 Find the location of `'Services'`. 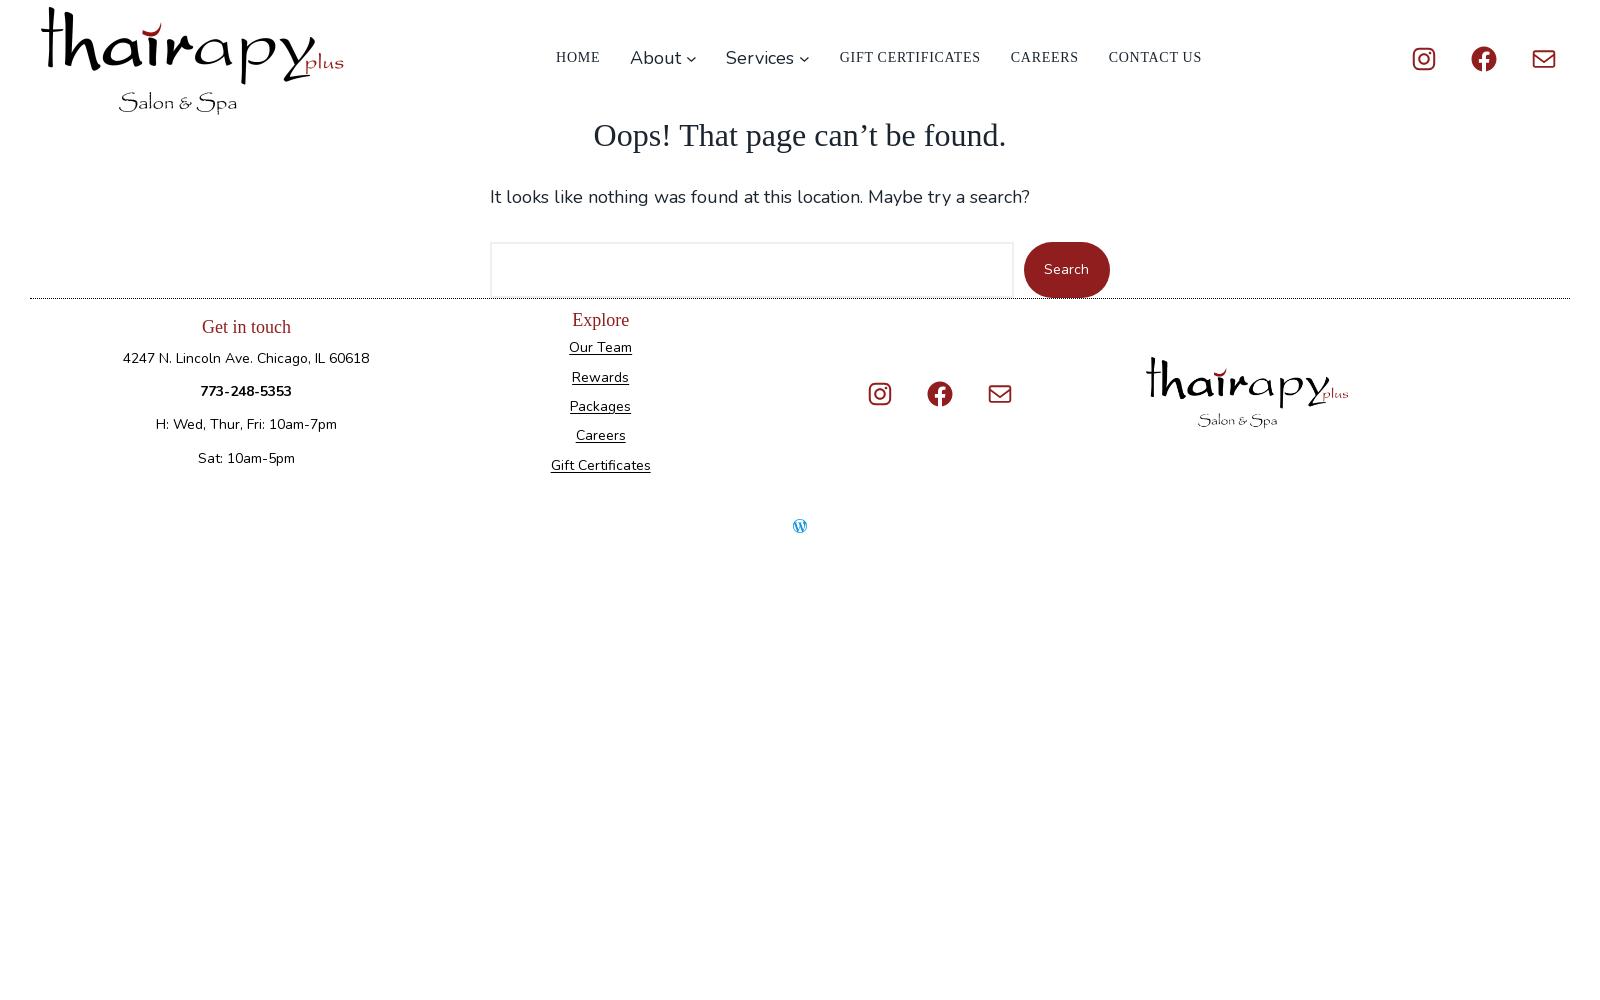

'Services' is located at coordinates (725, 58).